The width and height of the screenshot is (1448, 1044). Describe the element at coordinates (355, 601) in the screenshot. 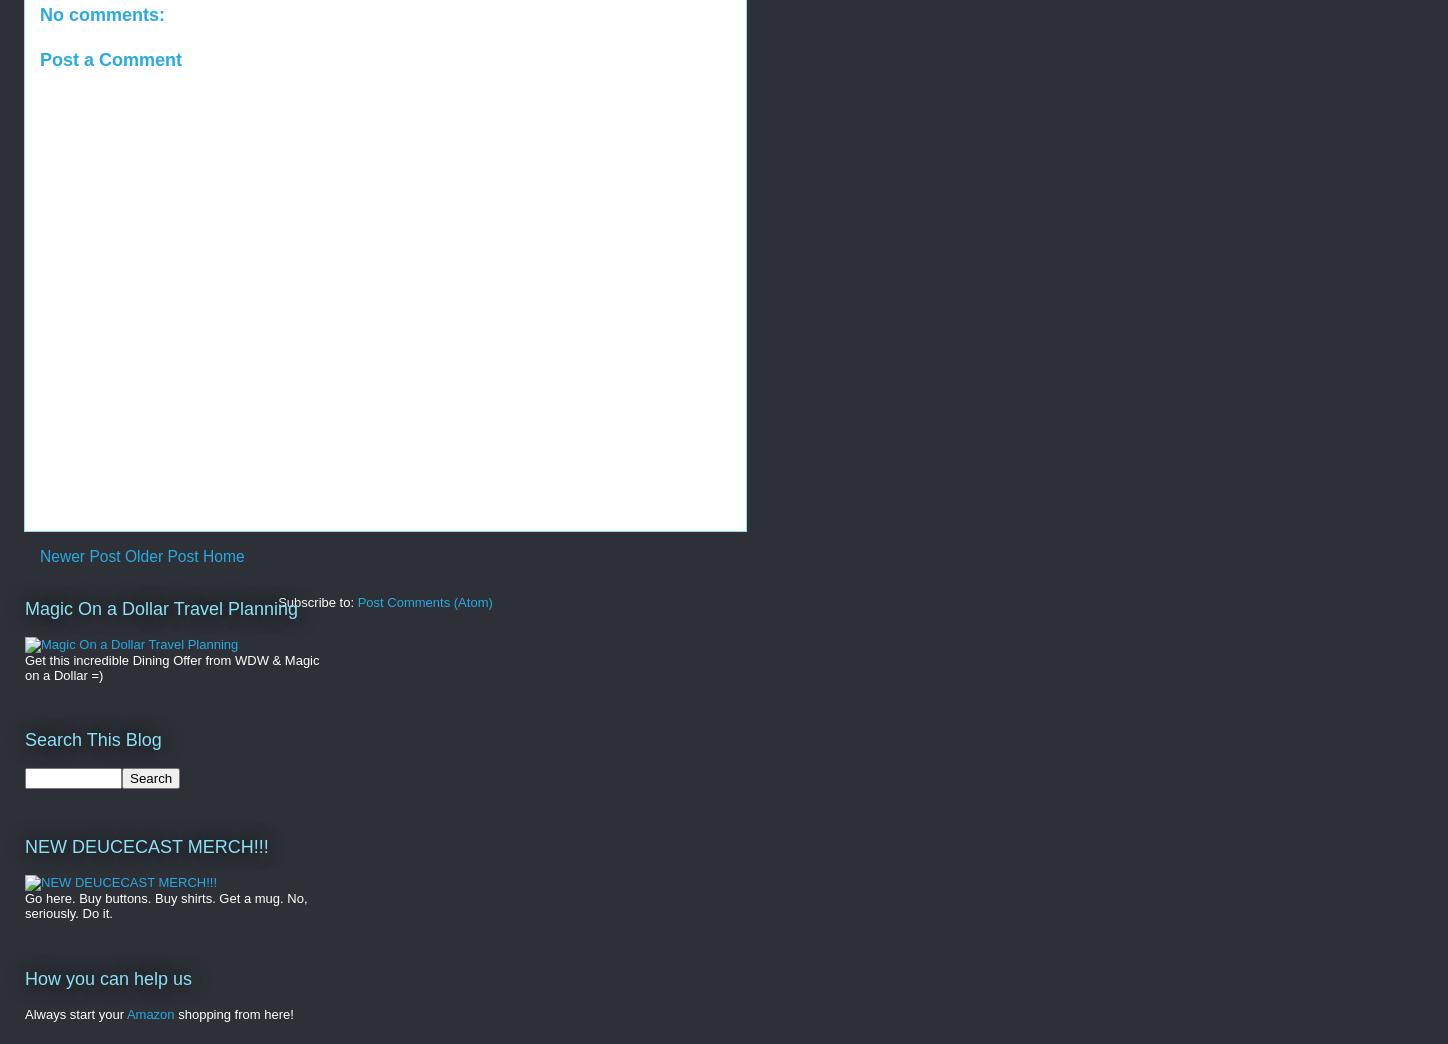

I see `'Post Comments (Atom)'` at that location.